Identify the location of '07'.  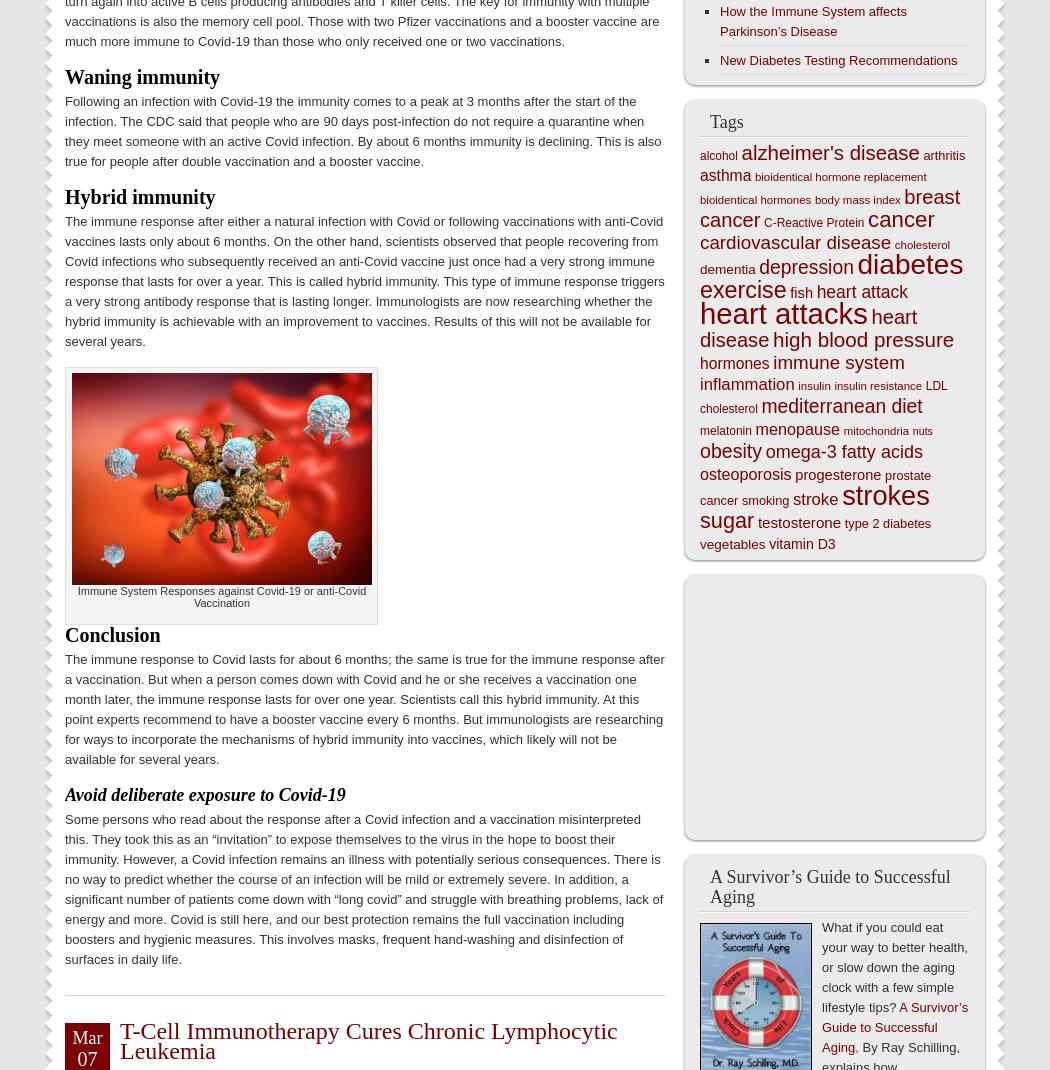
(76, 1058).